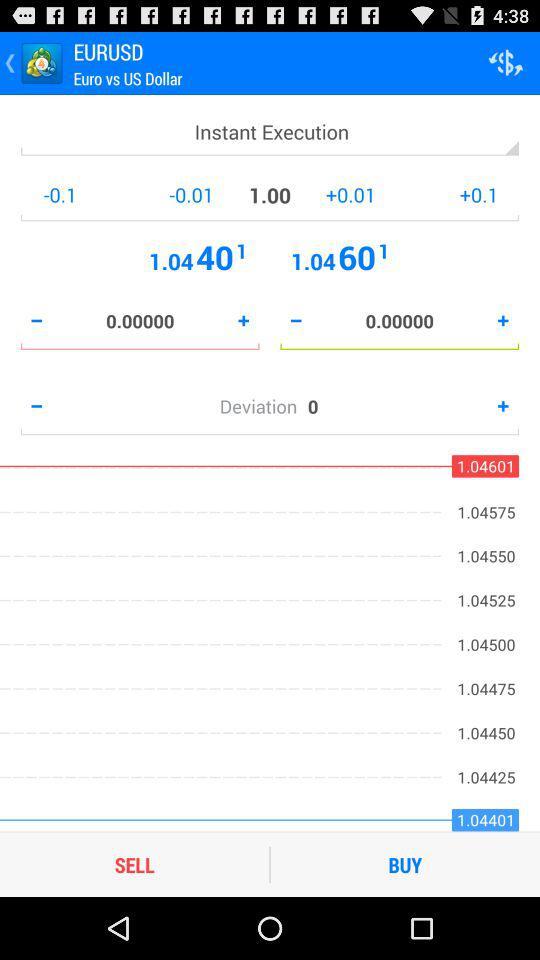  Describe the element at coordinates (263, 405) in the screenshot. I see `the deviation icon` at that location.